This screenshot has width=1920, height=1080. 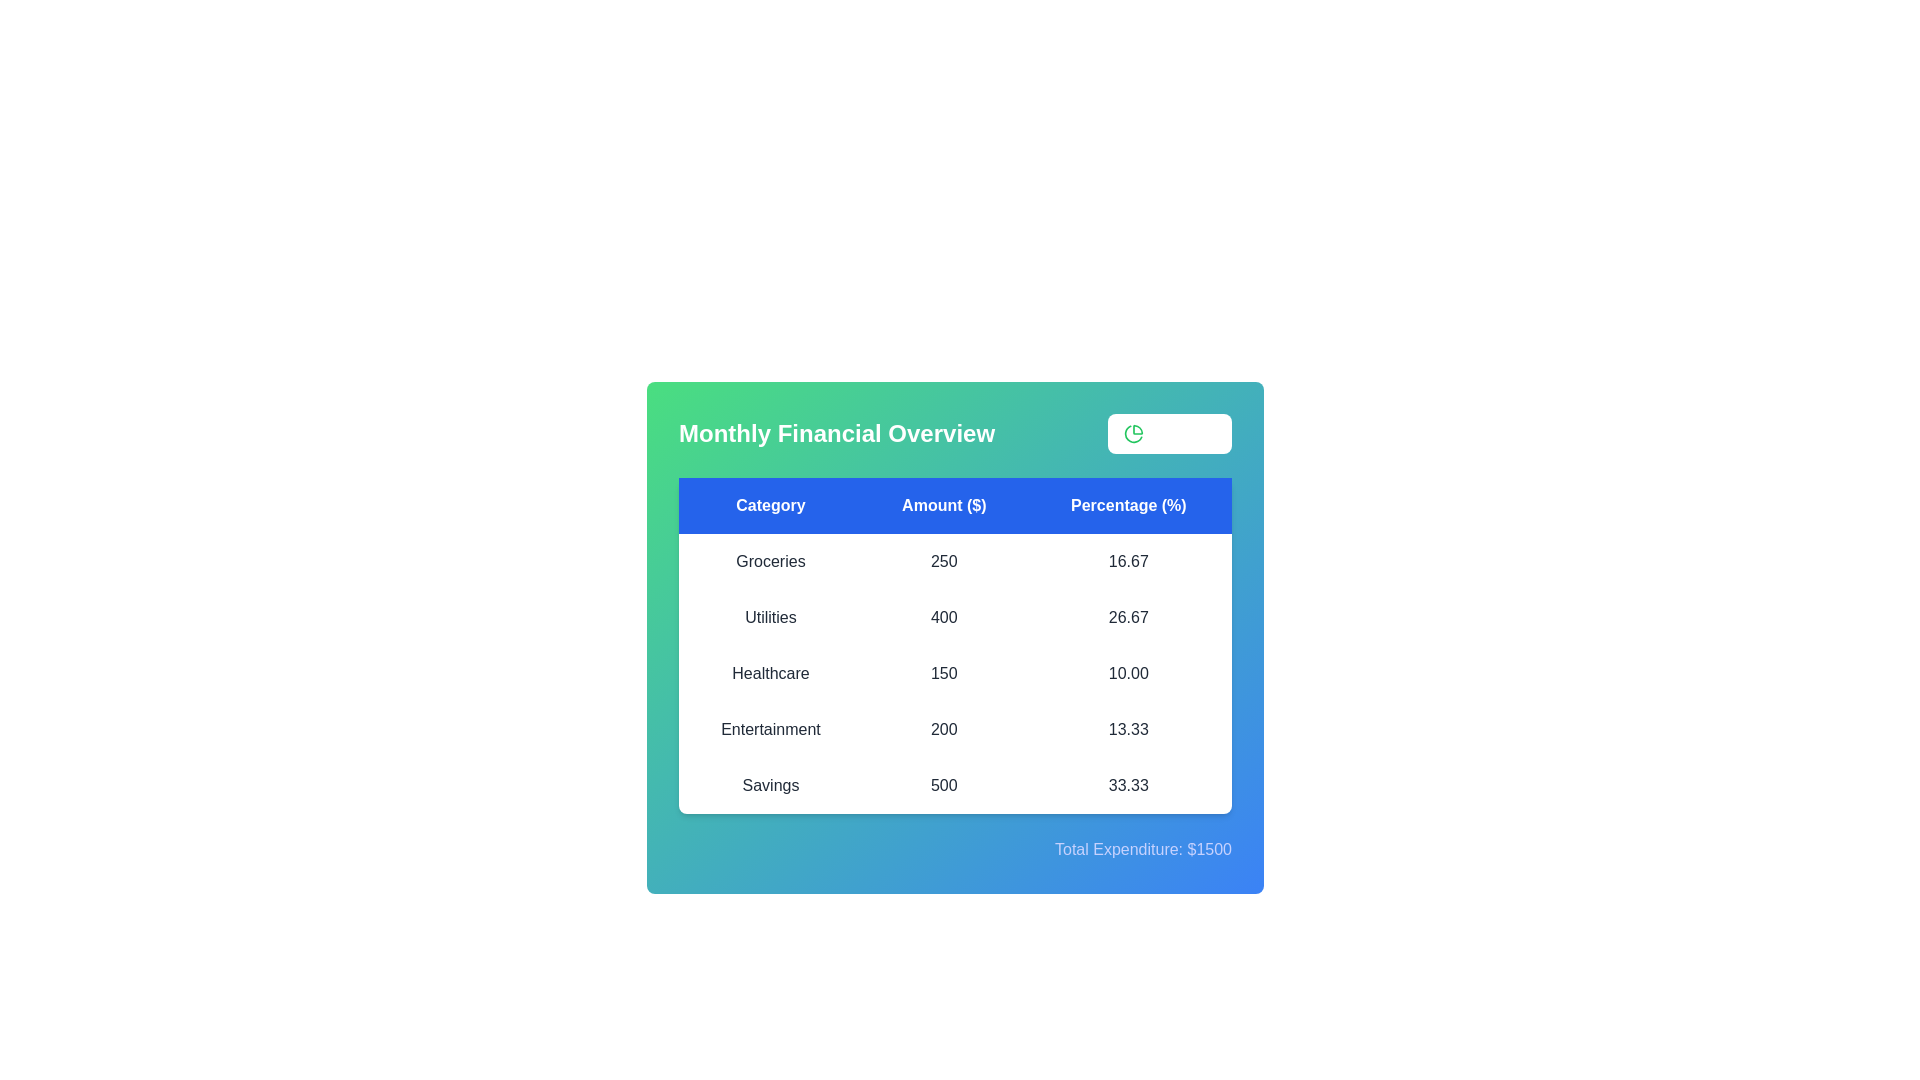 What do you see at coordinates (770, 729) in the screenshot?
I see `the row corresponding to a specific category Entertainment` at bounding box center [770, 729].